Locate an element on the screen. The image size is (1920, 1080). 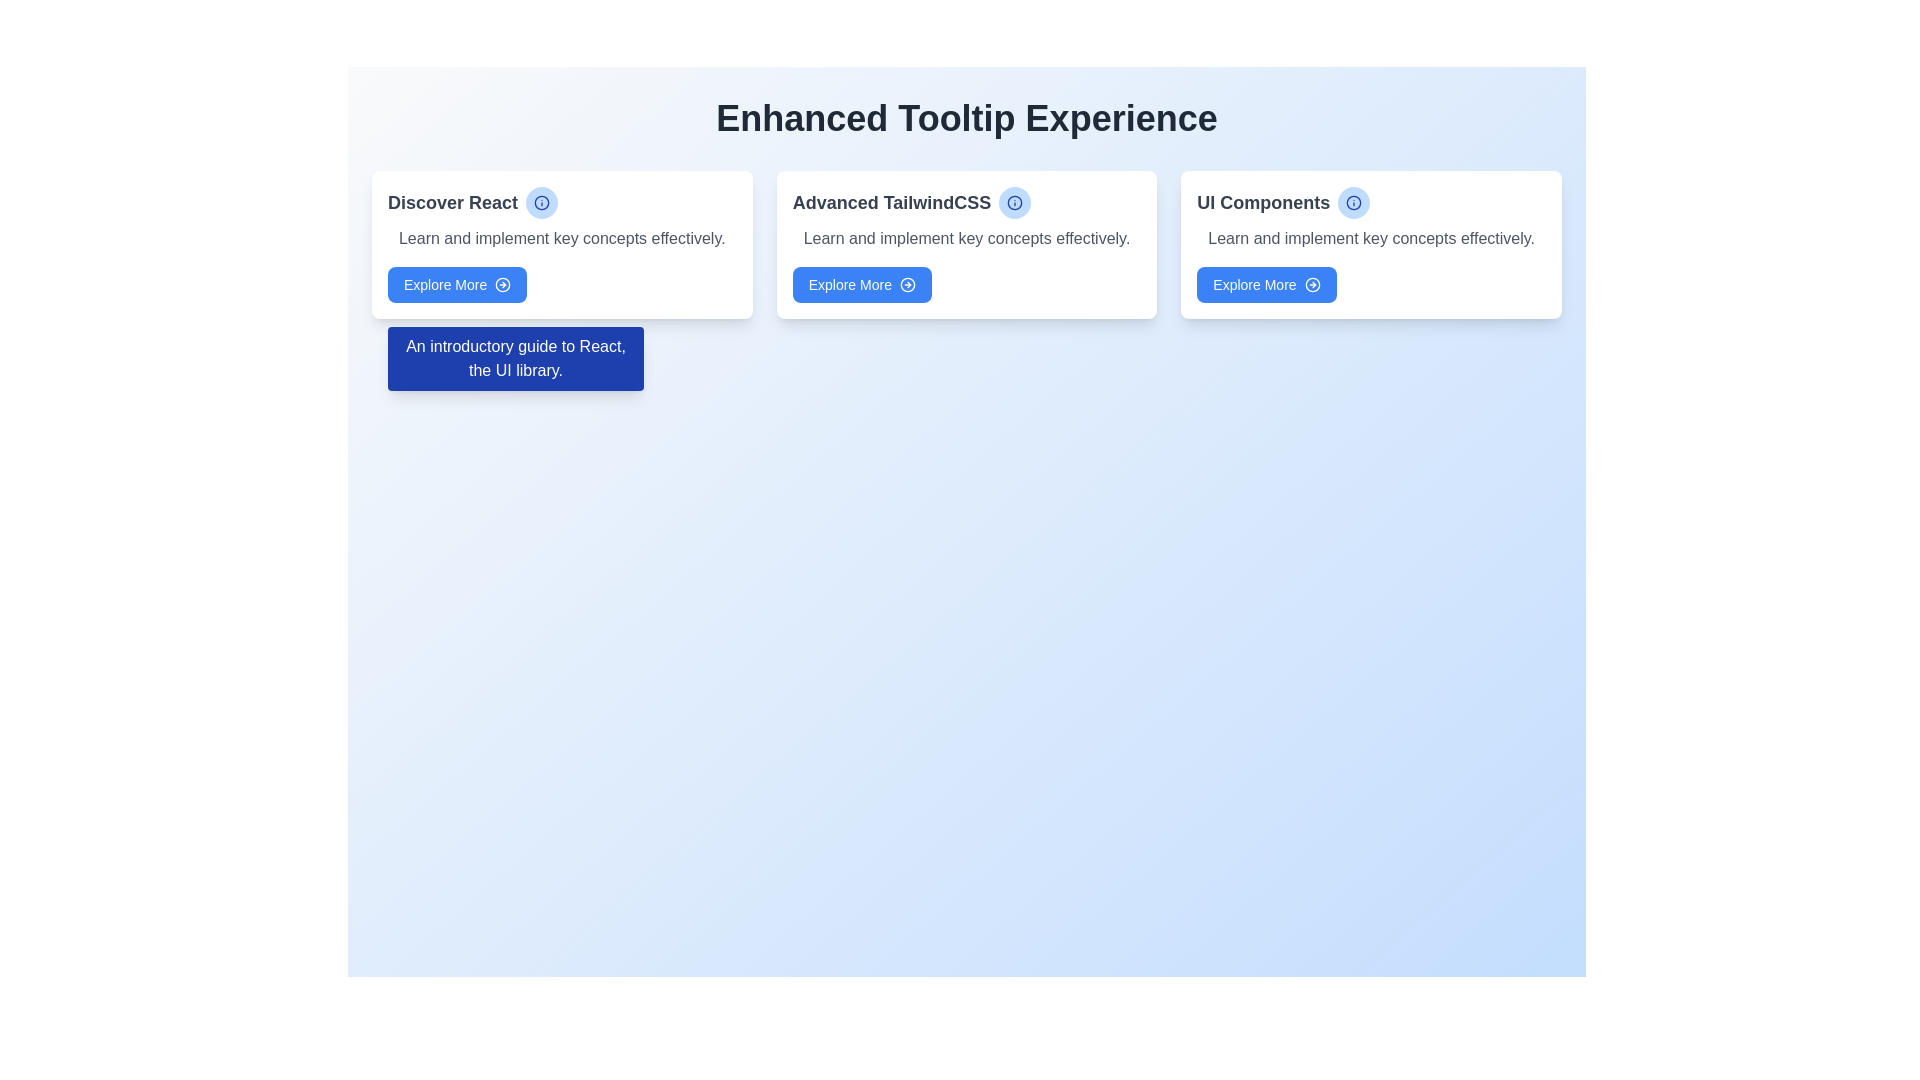
the Interactive icon button located immediately to the right of the 'Advanced TailwindCSS' section title is located at coordinates (1015, 203).